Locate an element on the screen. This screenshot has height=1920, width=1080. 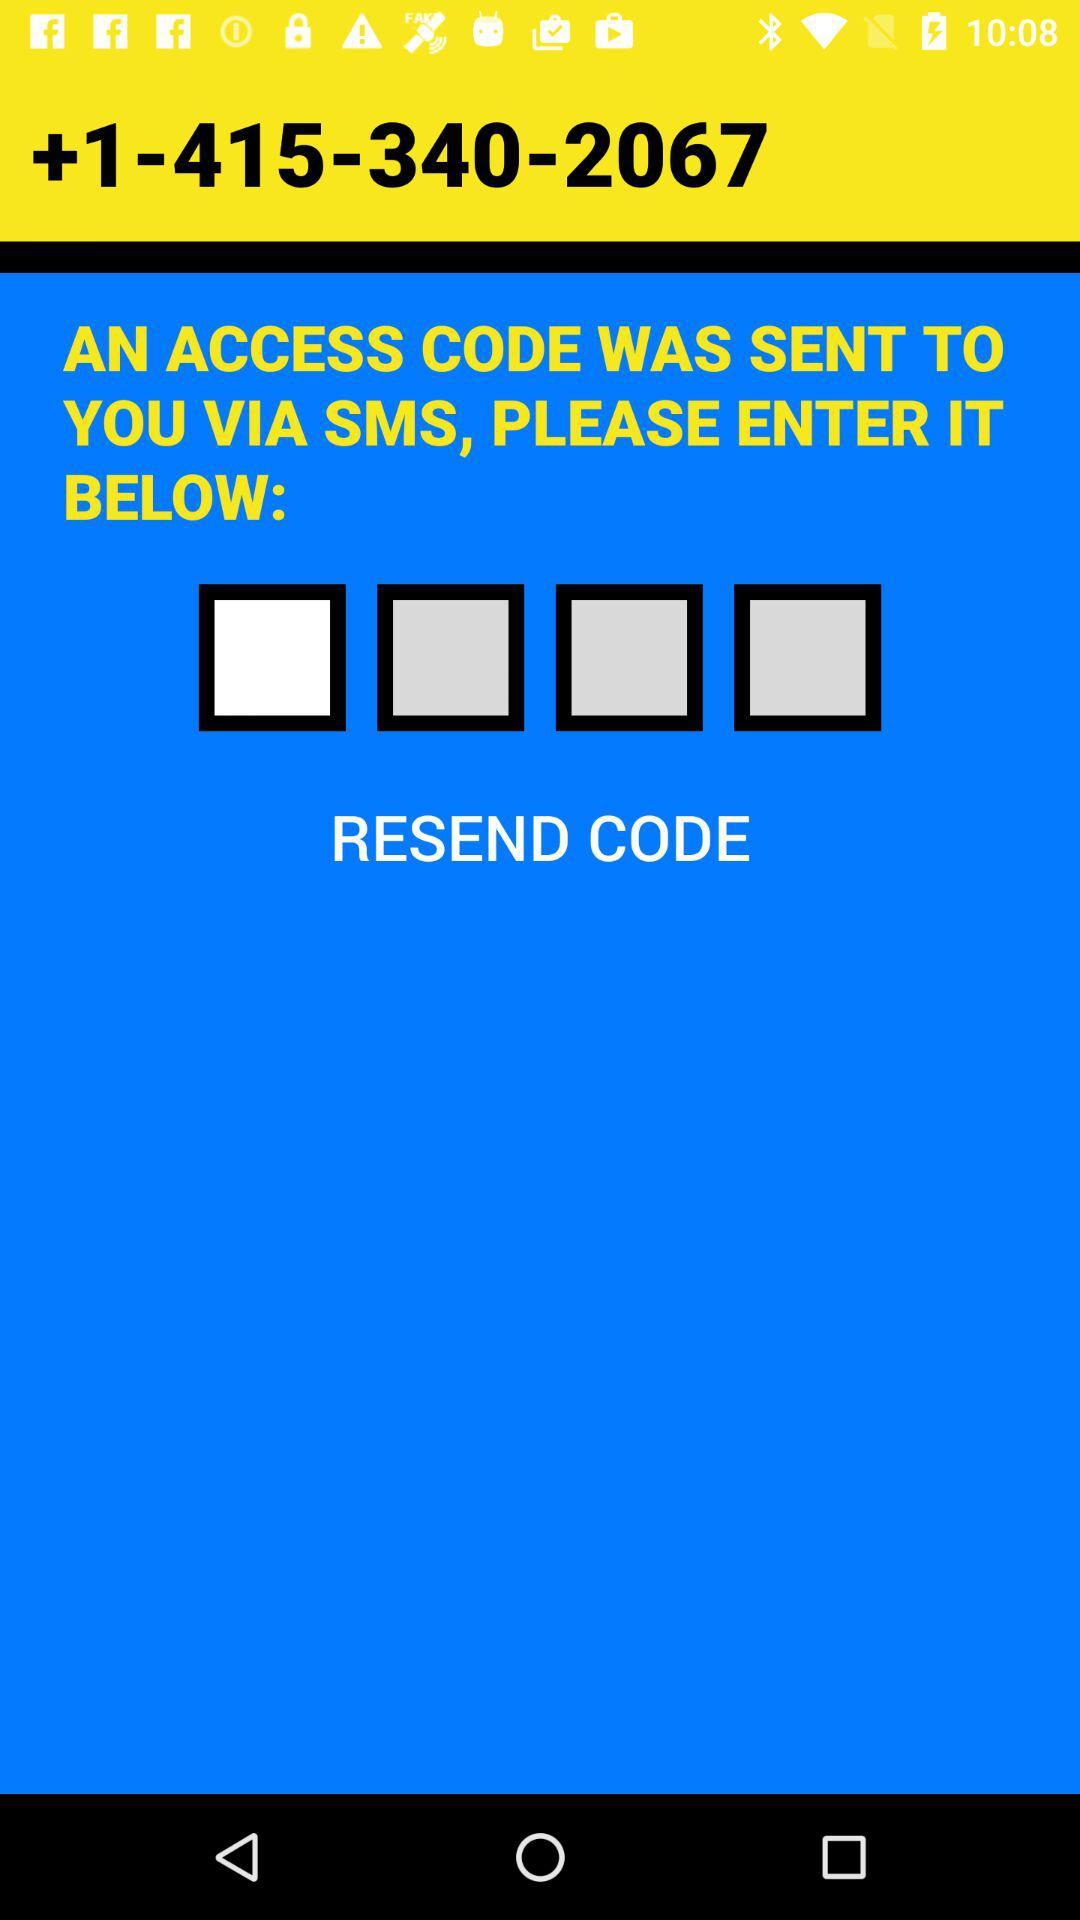
the resend code icon is located at coordinates (540, 836).